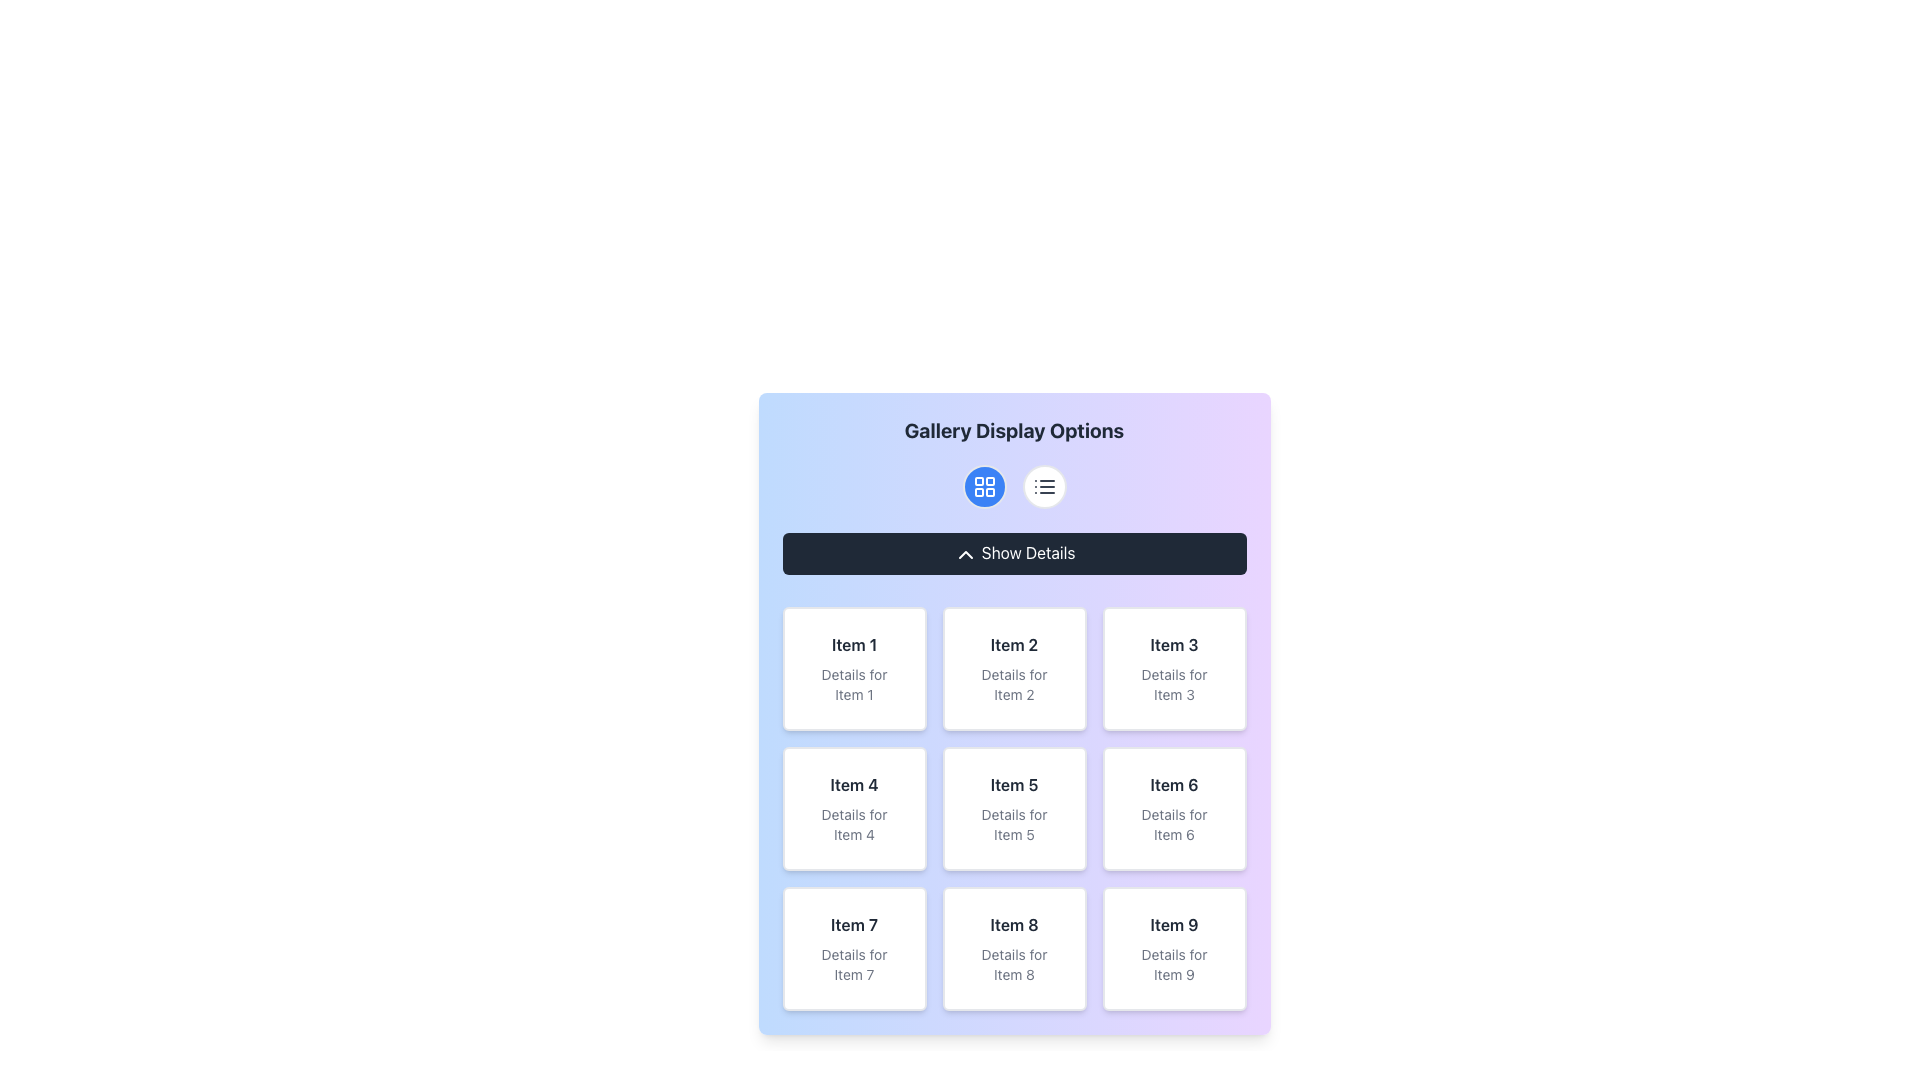 This screenshot has width=1920, height=1080. What do you see at coordinates (1043, 486) in the screenshot?
I see `the toggle button icon resembling a list layout` at bounding box center [1043, 486].